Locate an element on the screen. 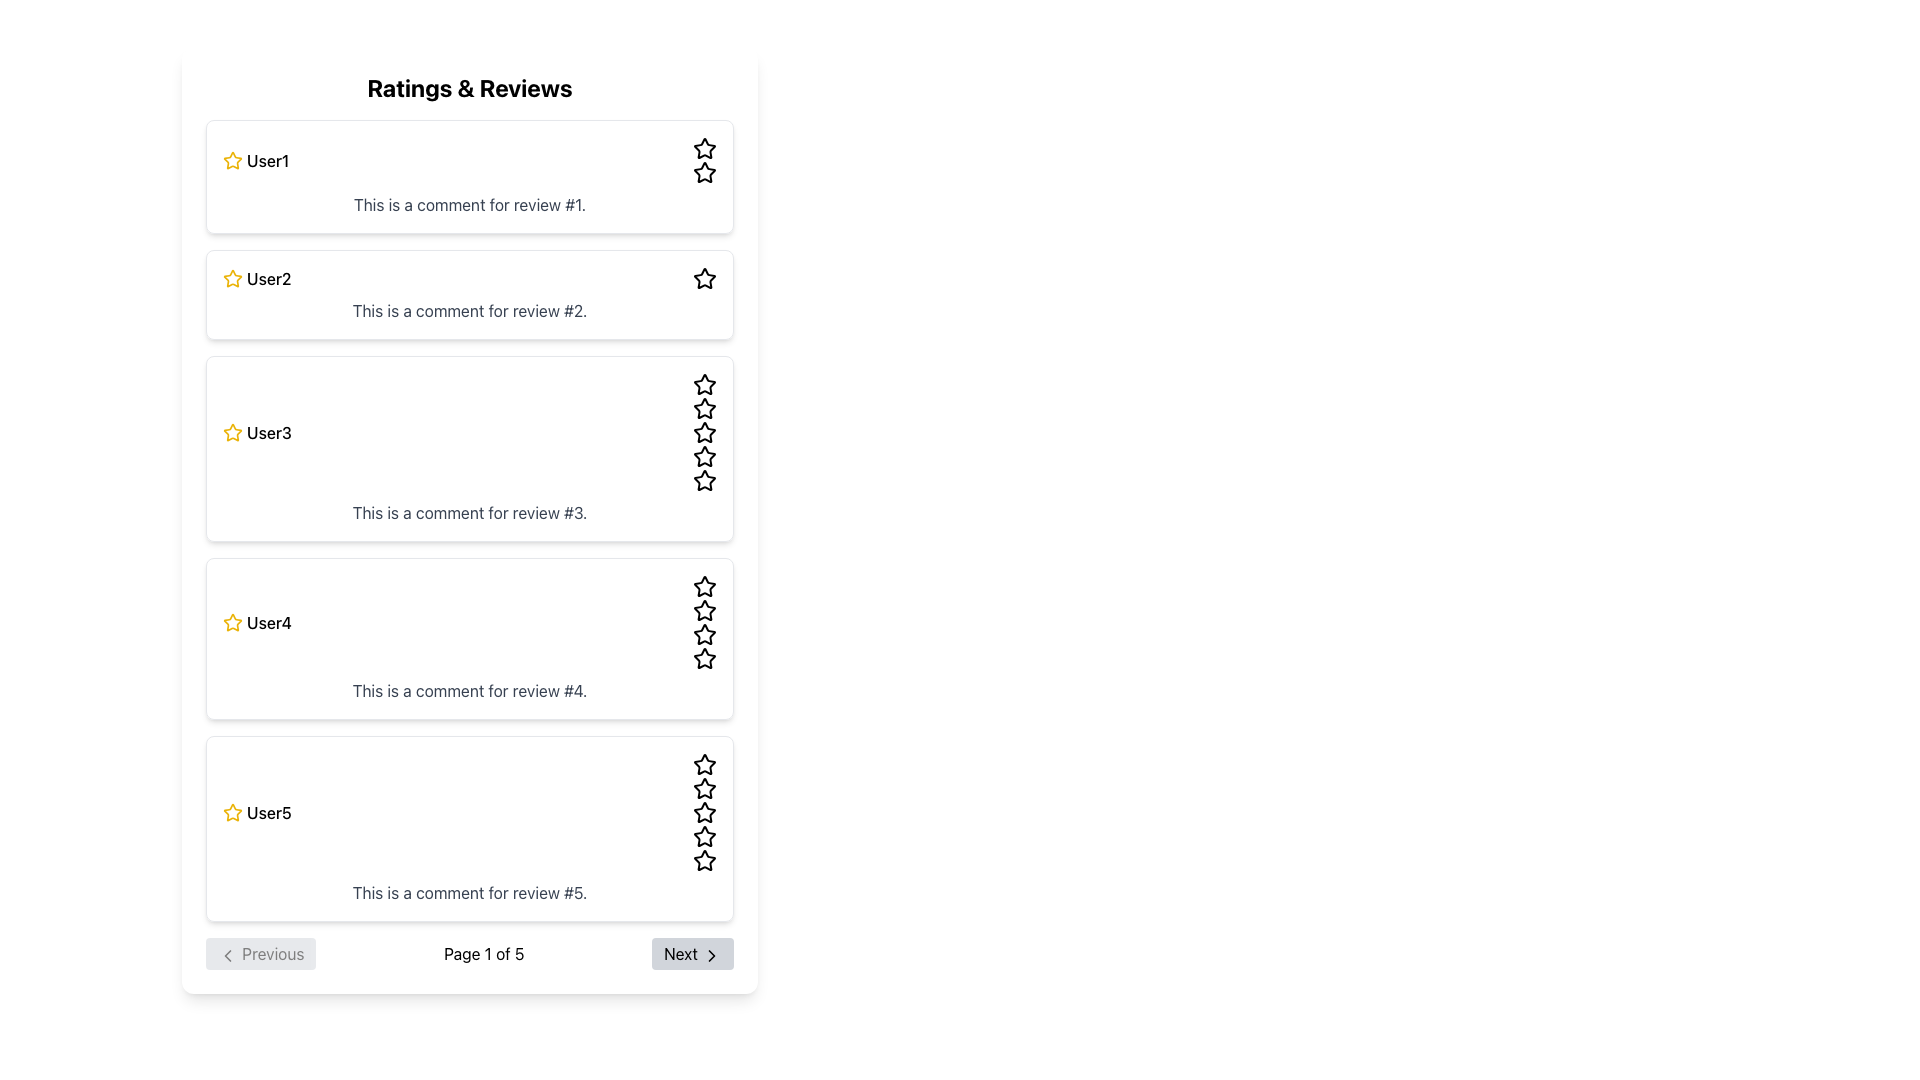 This screenshot has height=1080, width=1920. the first star in the rating widget next to 'User1' to assign a rating is located at coordinates (233, 159).